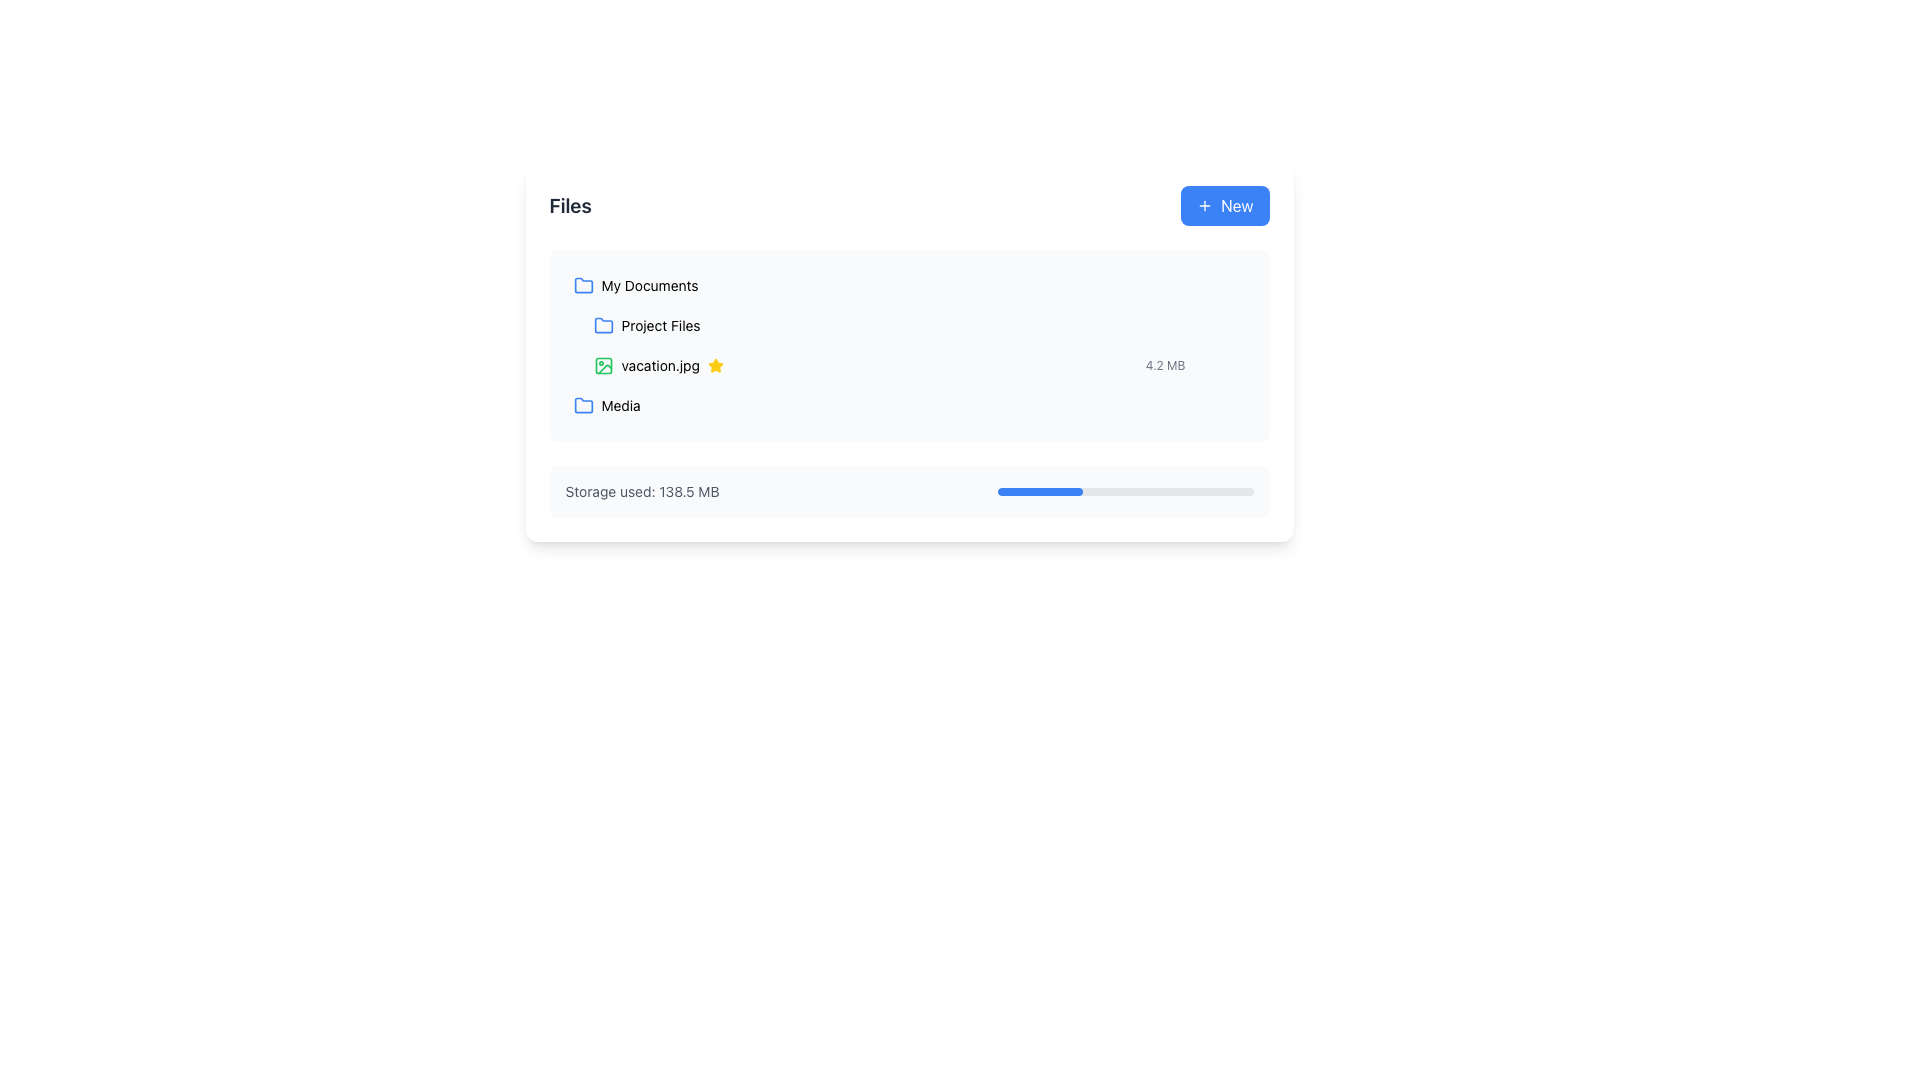 The width and height of the screenshot is (1920, 1080). Describe the element at coordinates (582, 405) in the screenshot. I see `the folder icon with a blue outline that appears first in the 'Media' list` at that location.